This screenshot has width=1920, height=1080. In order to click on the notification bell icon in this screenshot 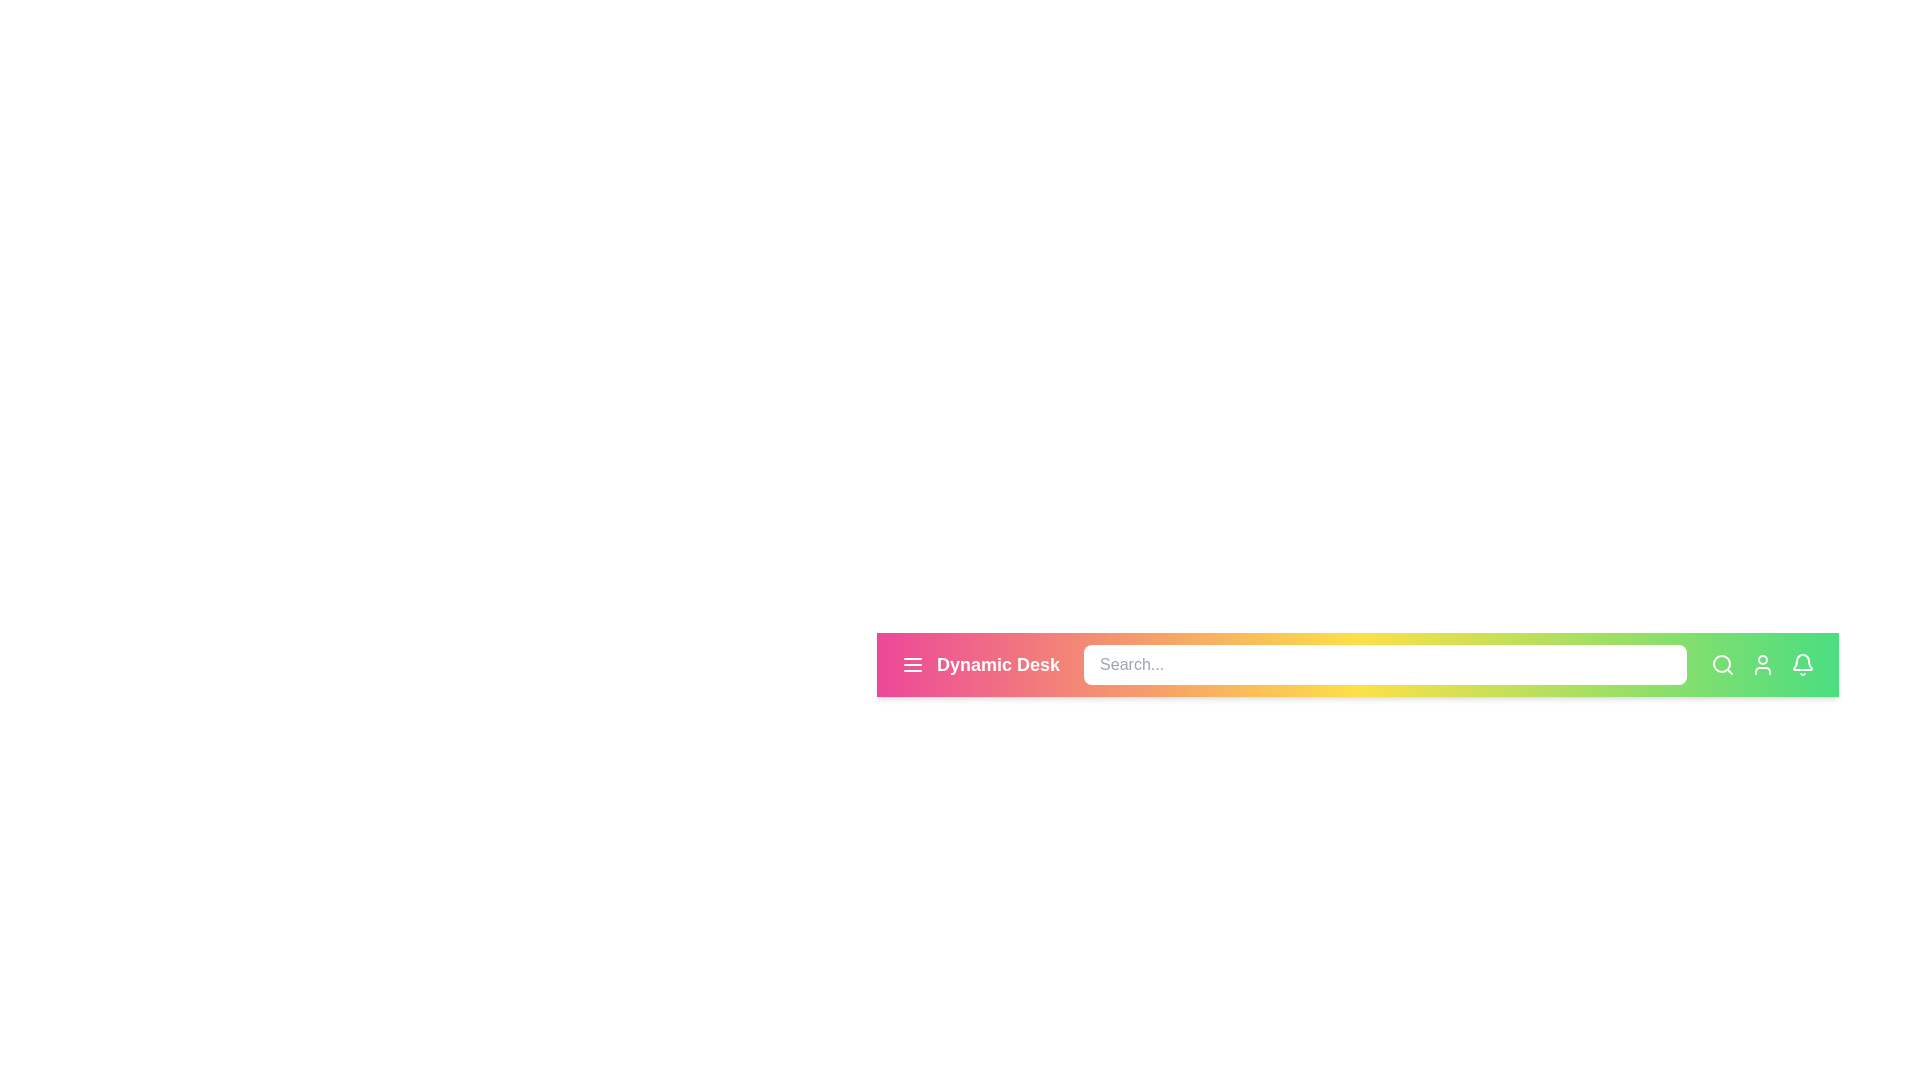, I will do `click(1803, 664)`.